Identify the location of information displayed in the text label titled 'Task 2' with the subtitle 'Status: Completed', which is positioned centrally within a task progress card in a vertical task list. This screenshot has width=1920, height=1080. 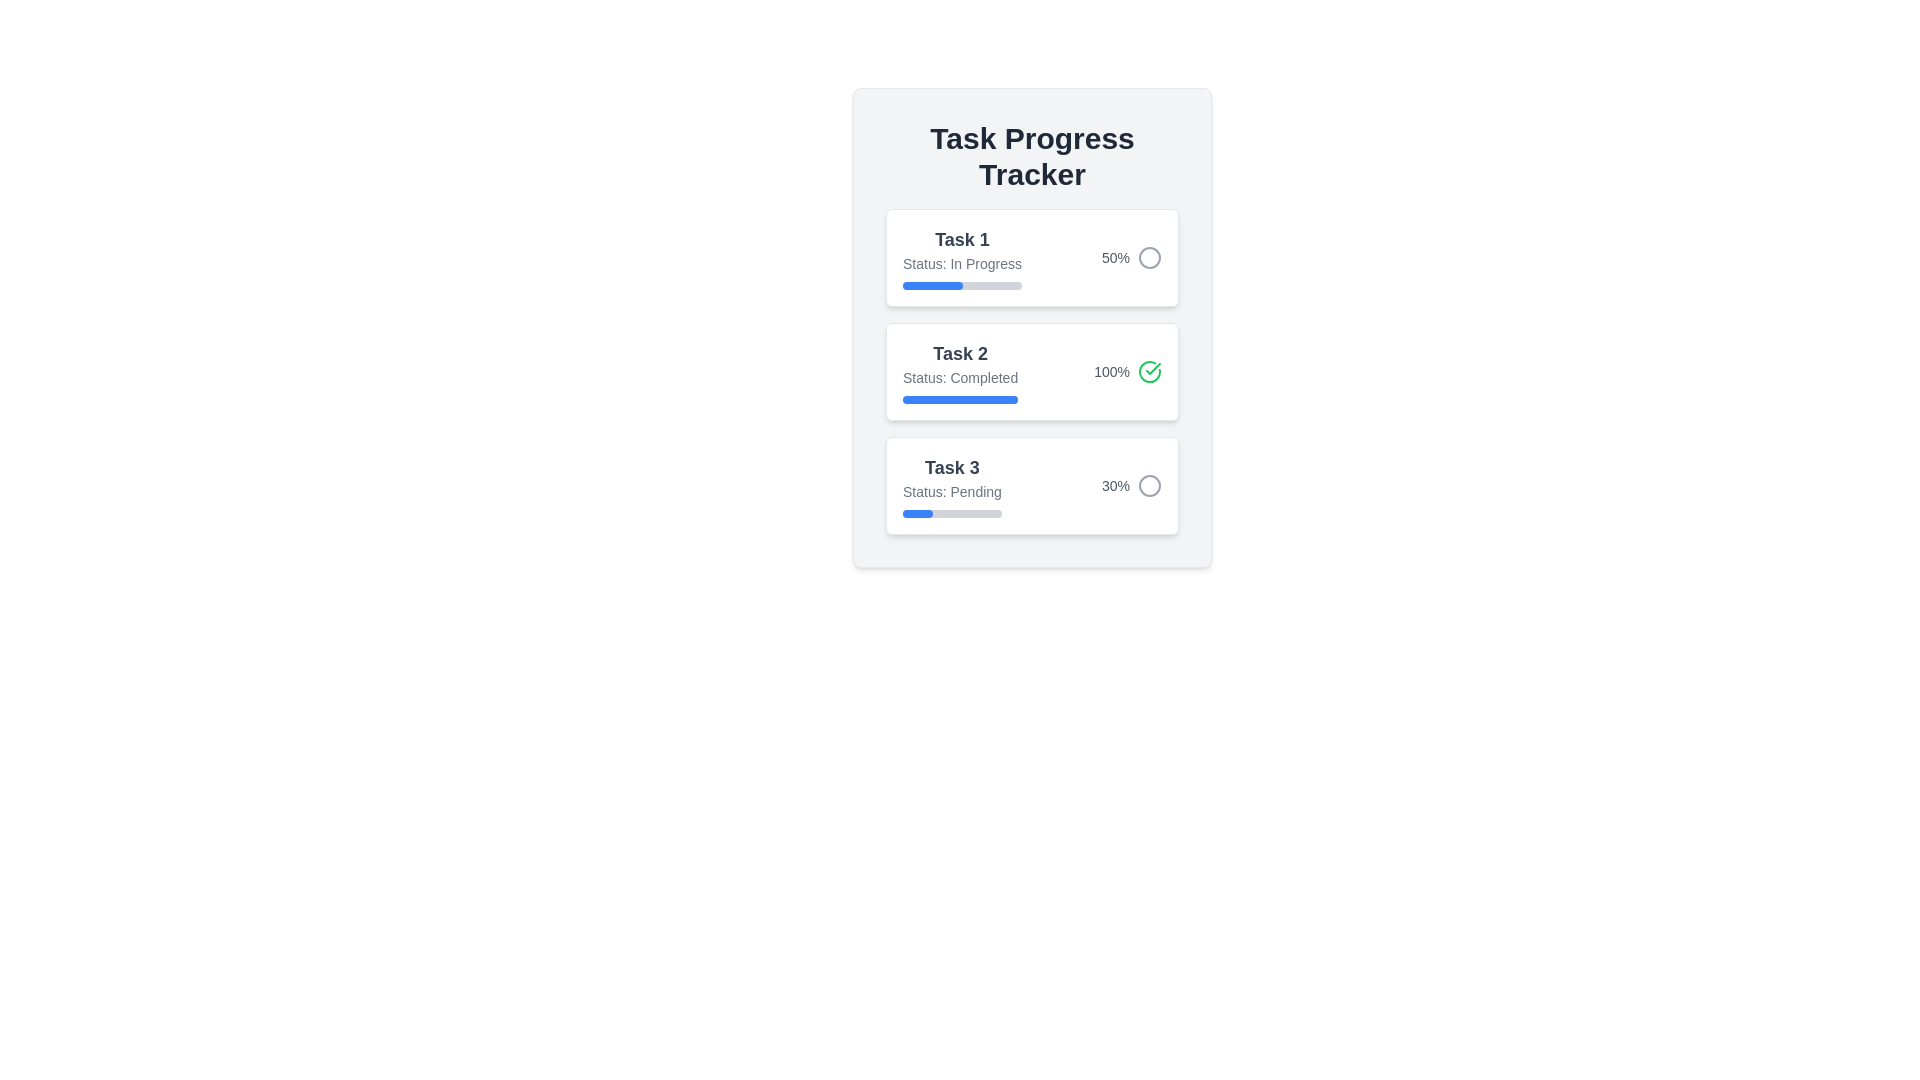
(960, 371).